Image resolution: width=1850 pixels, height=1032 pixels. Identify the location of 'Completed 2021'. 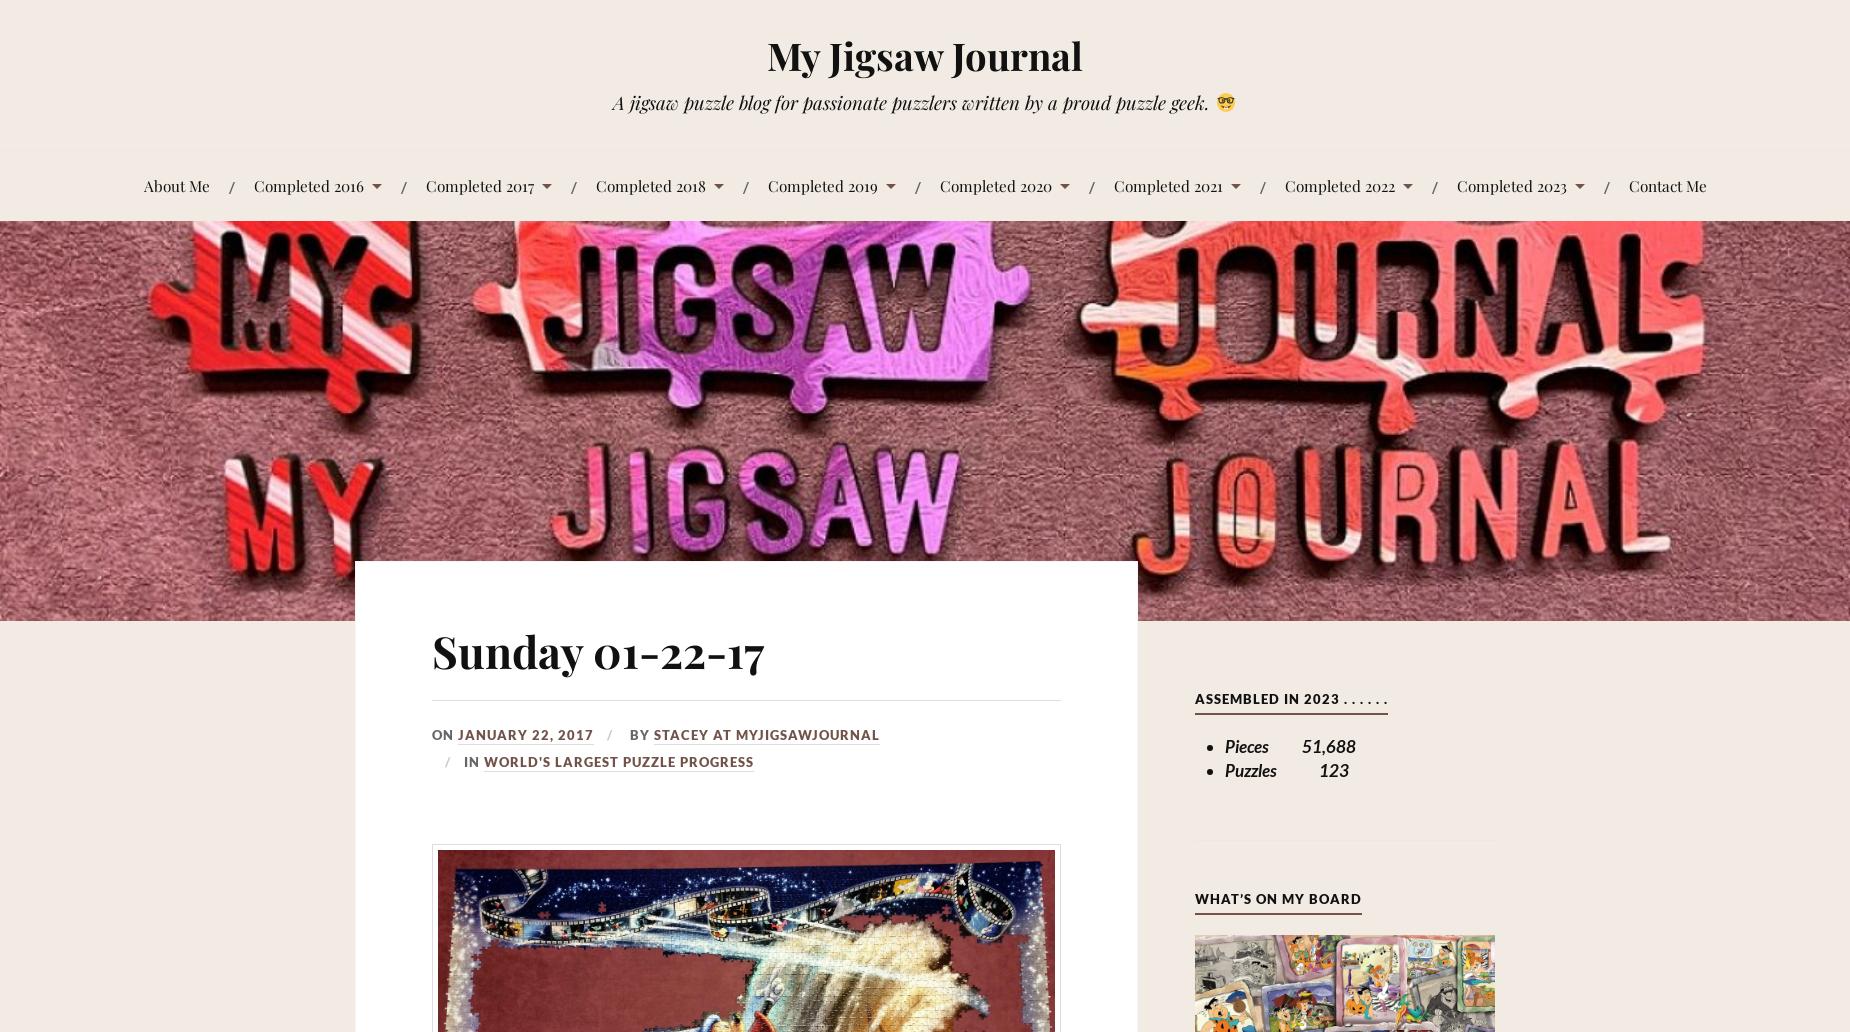
(1111, 183).